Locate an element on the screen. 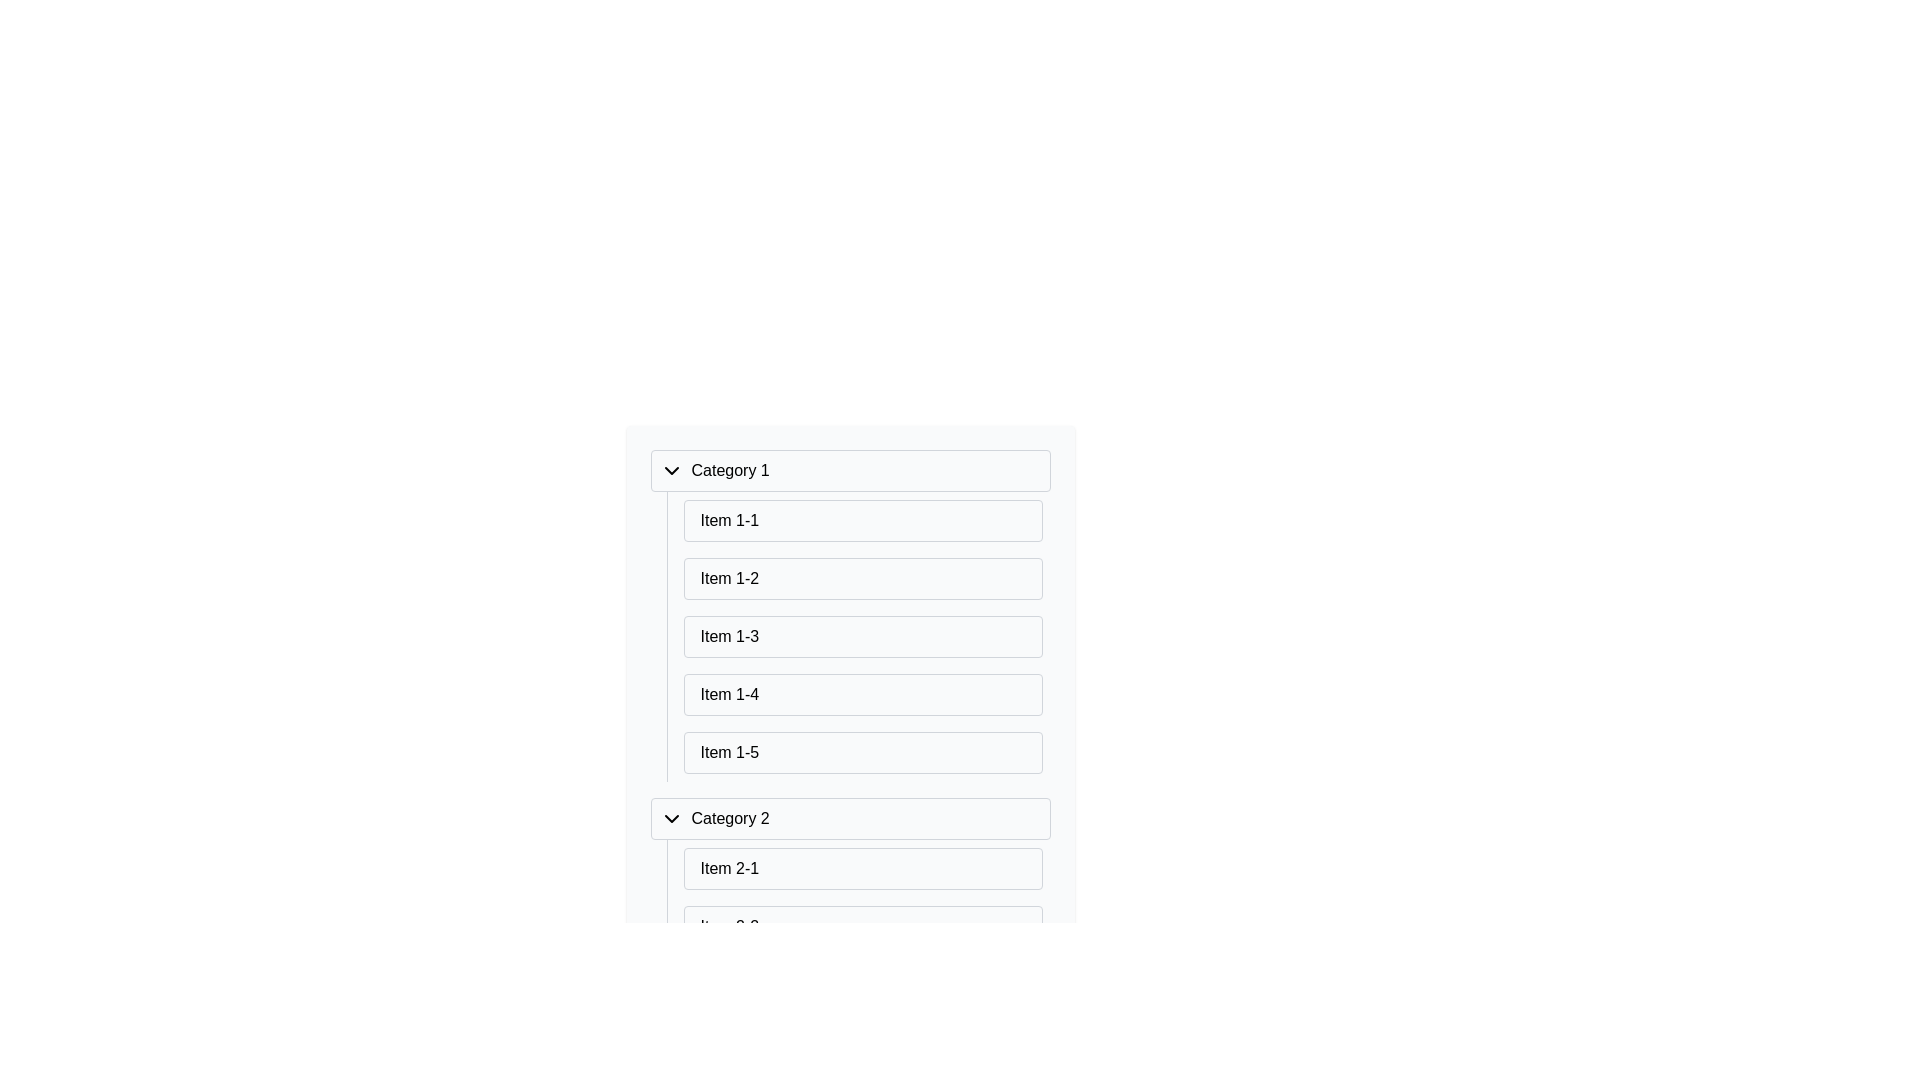 The width and height of the screenshot is (1920, 1080). the button-like list item labeled 'Item 2-1' located under the 'Category 2' section is located at coordinates (863, 867).